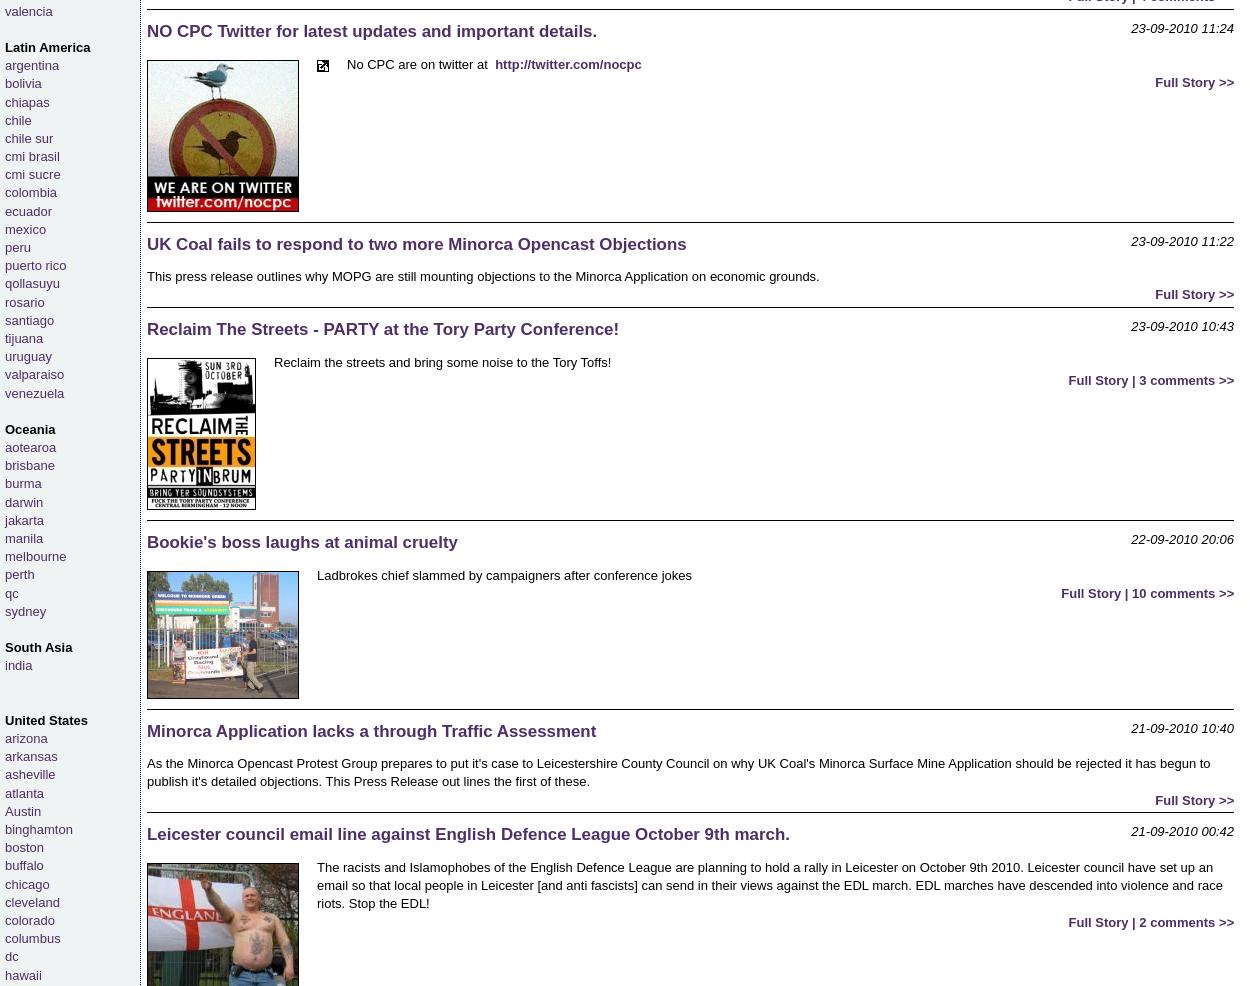 This screenshot has height=986, width=1250. I want to click on 'buffalo', so click(23, 864).